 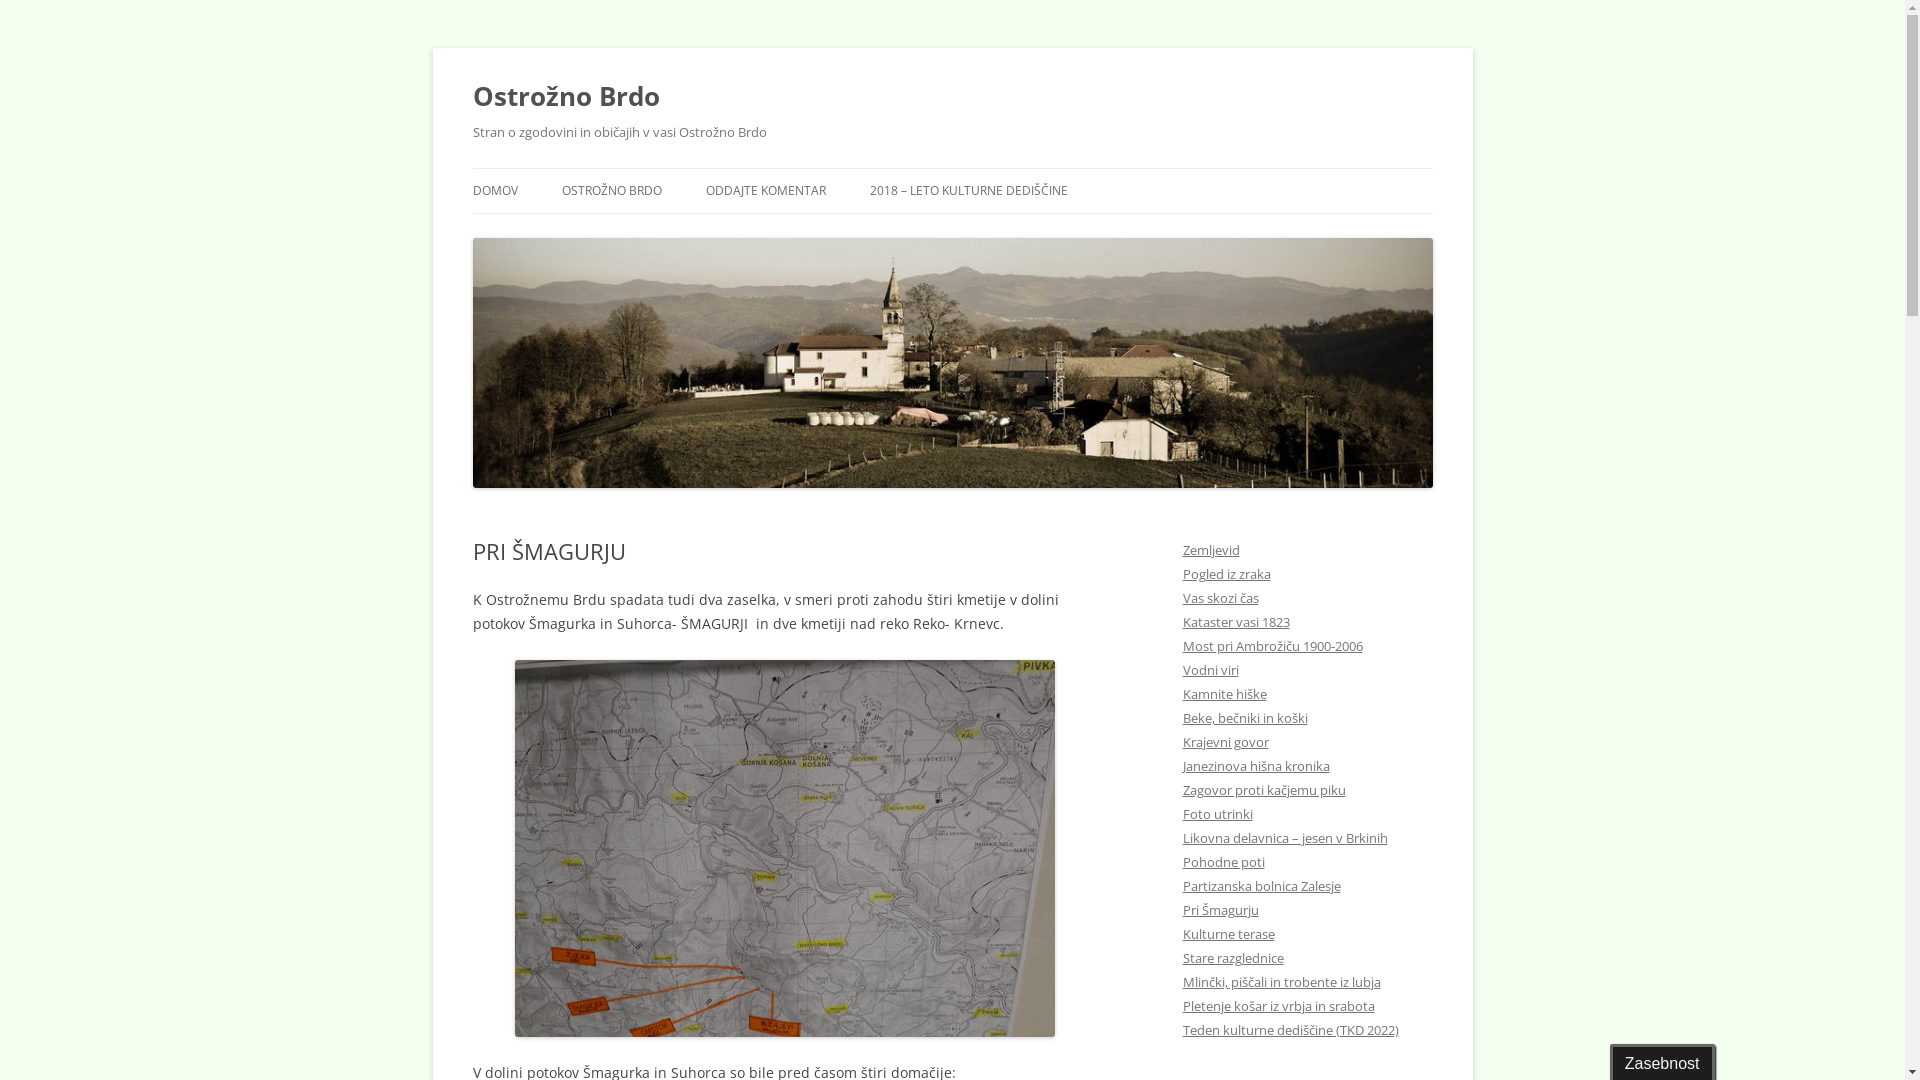 I want to click on 'ZEMLJEVID', so click(x=662, y=232).